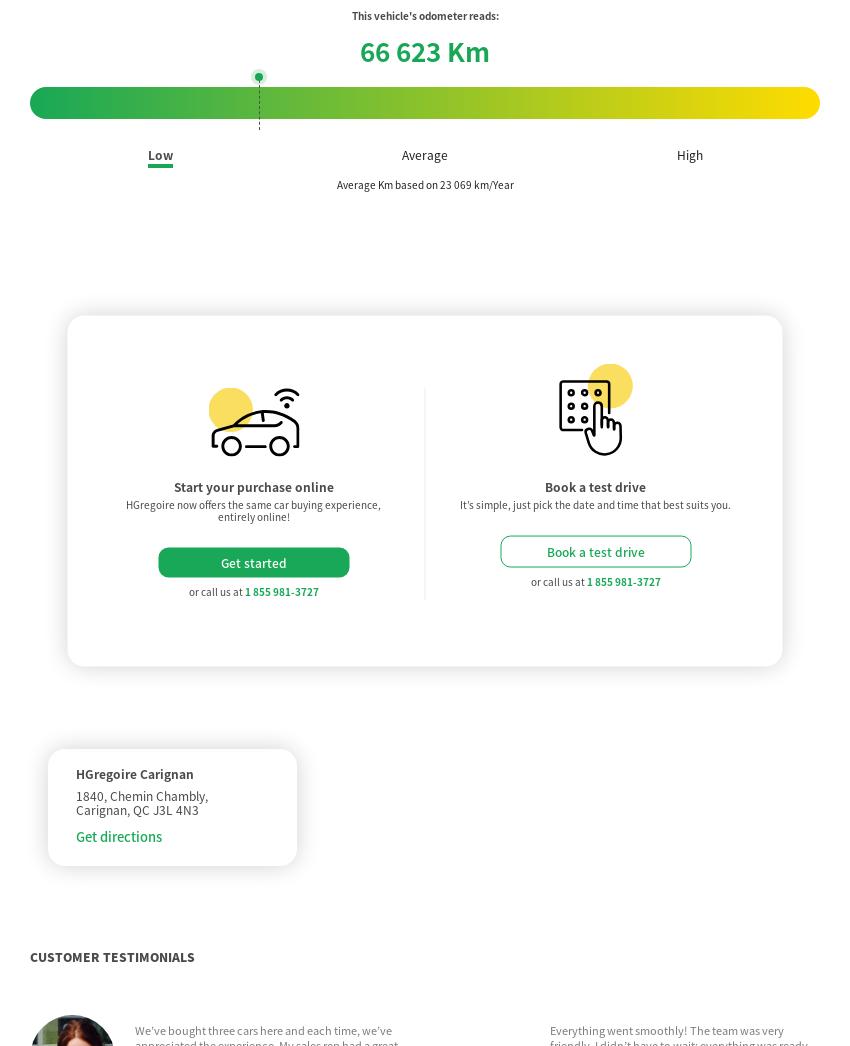 The image size is (850, 1046). What do you see at coordinates (205, 1025) in the screenshot?
I see `'Honda'` at bounding box center [205, 1025].